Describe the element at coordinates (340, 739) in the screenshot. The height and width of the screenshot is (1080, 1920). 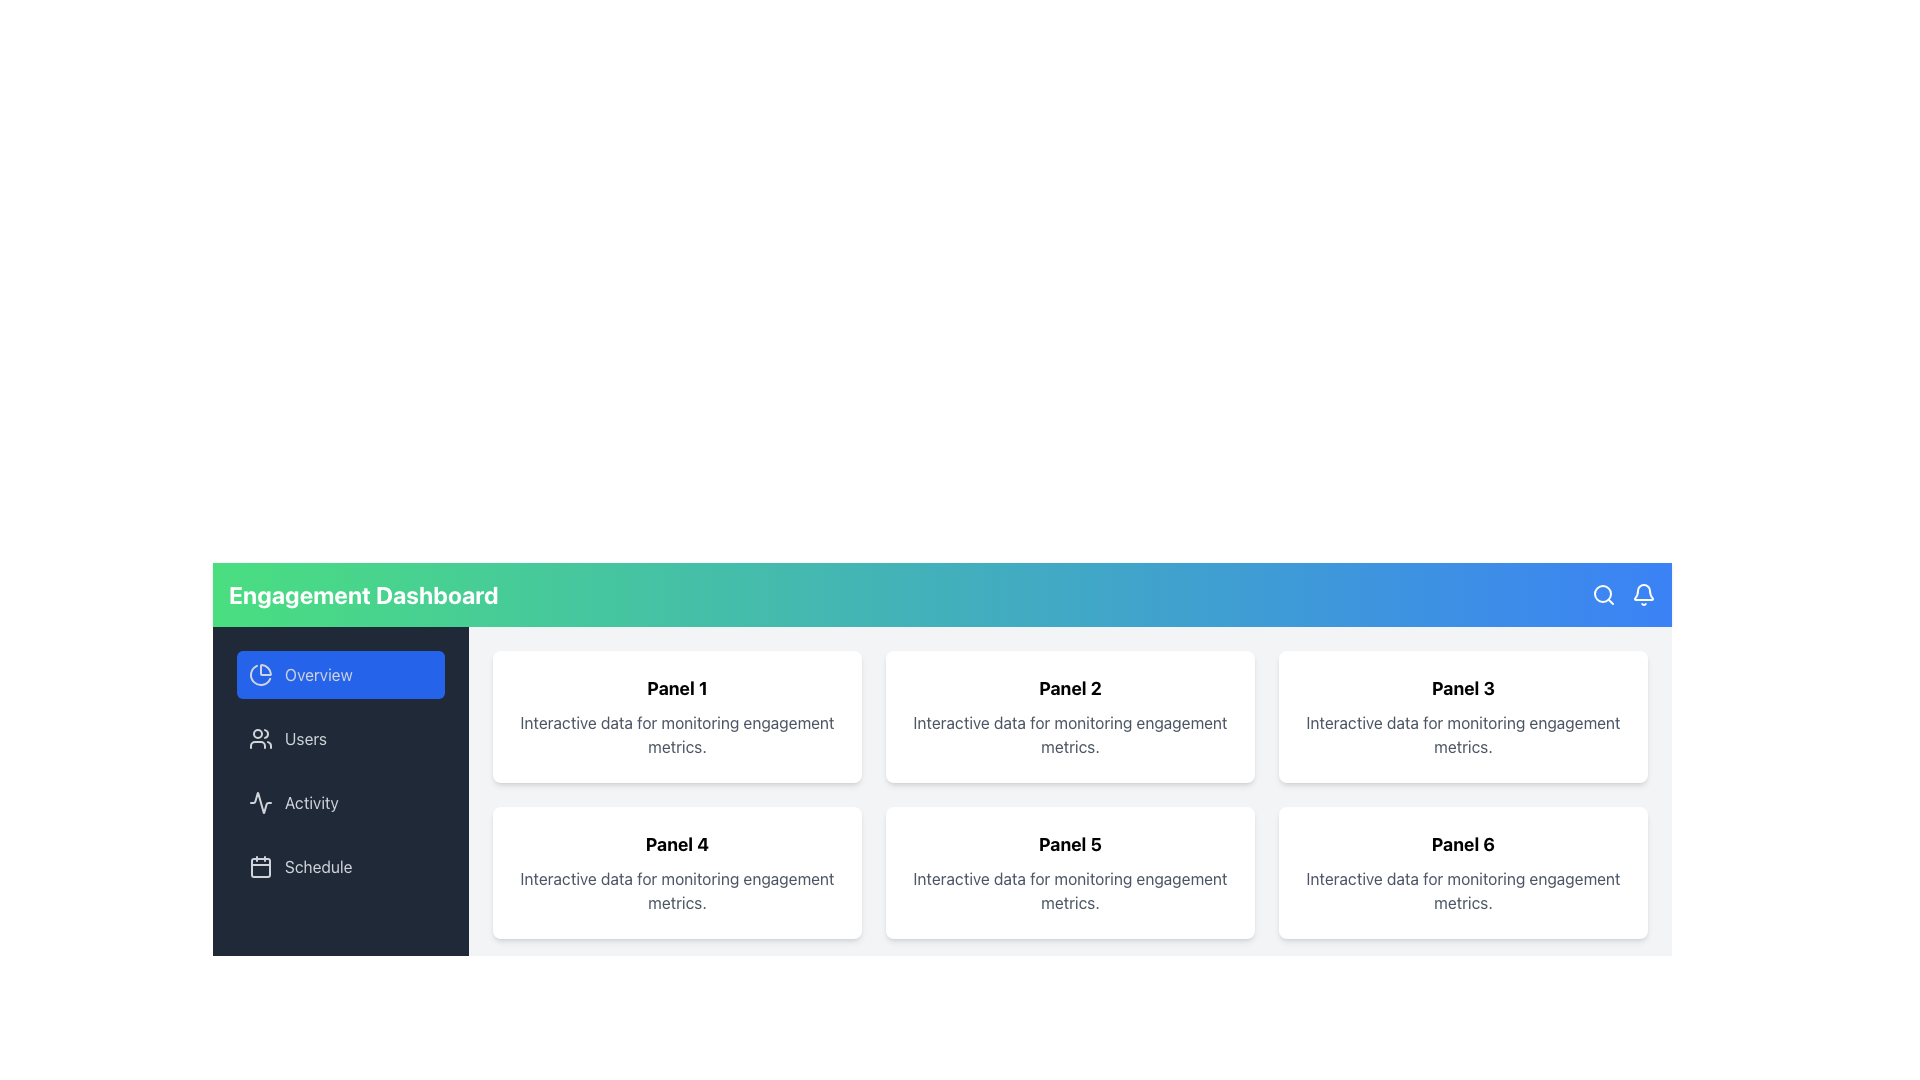
I see `the user management button located in the vertical navigation menu, positioned below the 'Overview' button and above the 'Activity' button` at that location.